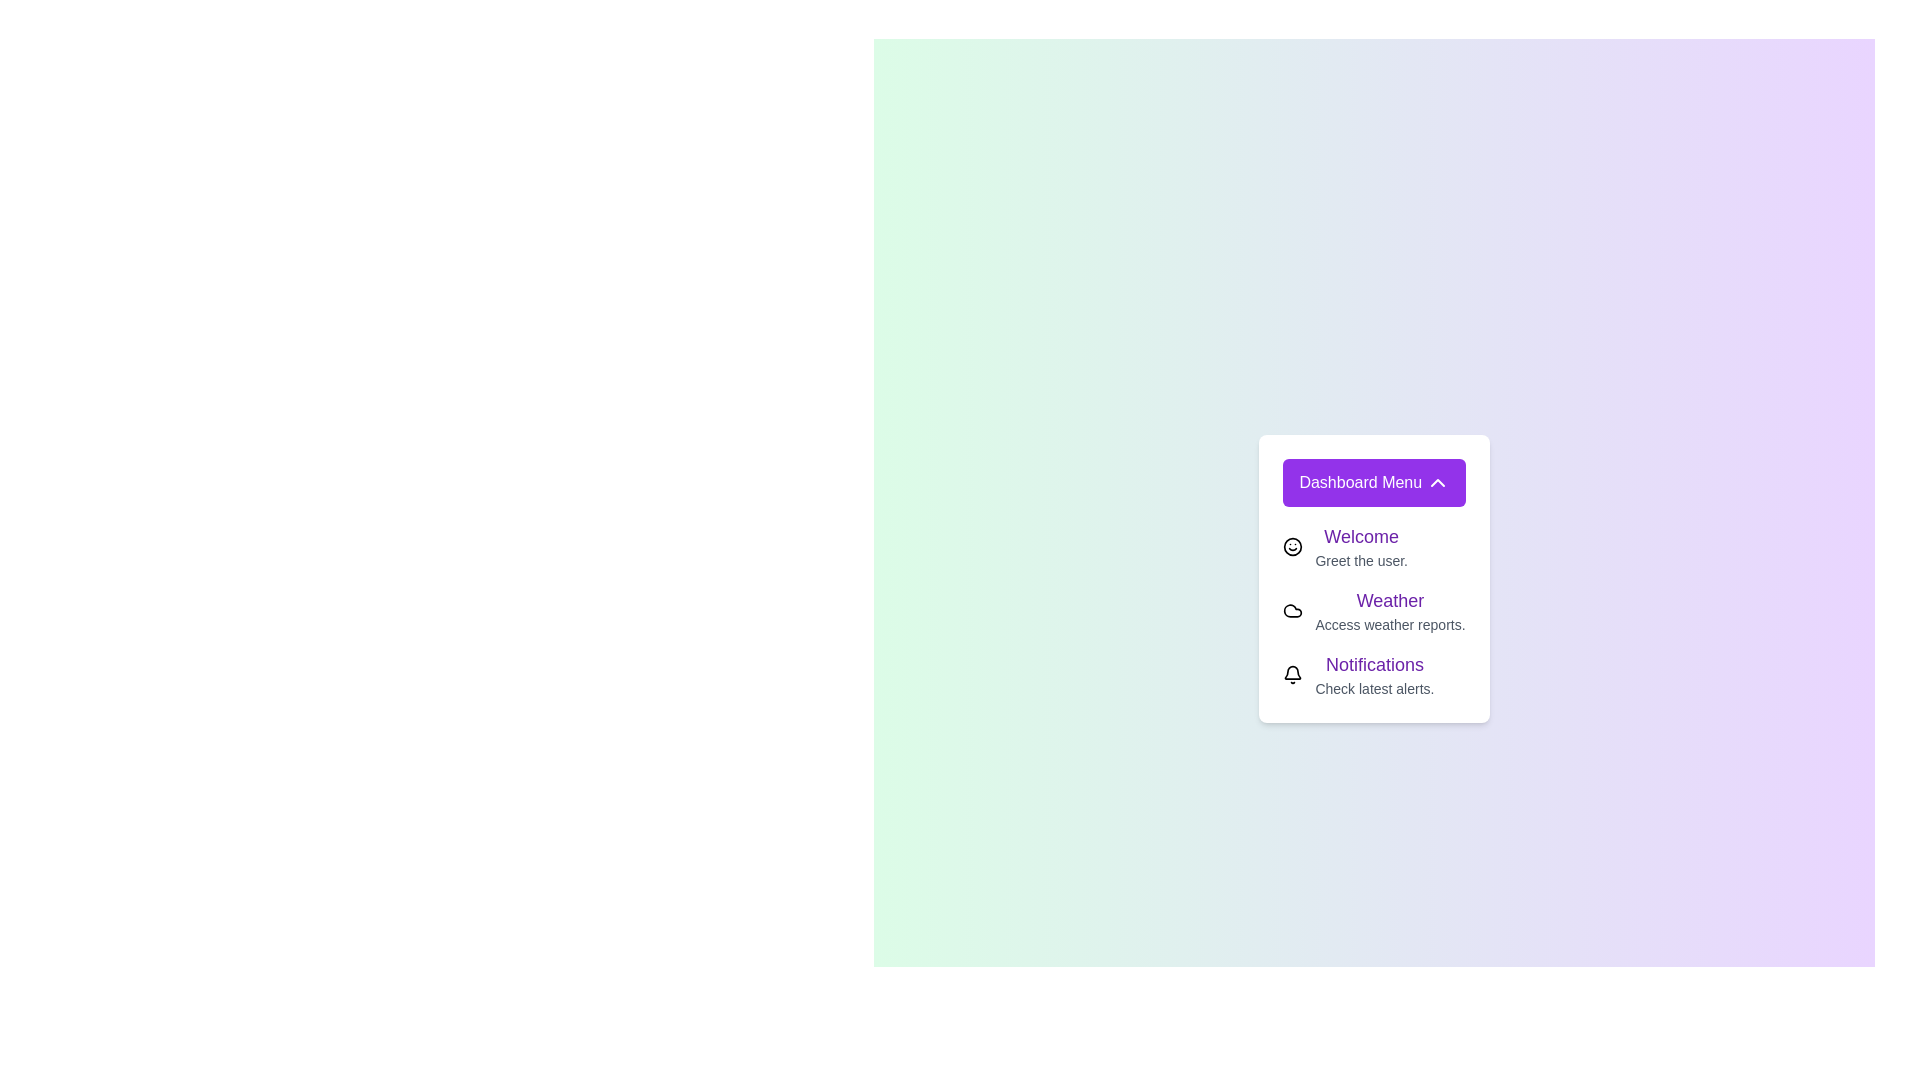  What do you see at coordinates (1293, 675) in the screenshot?
I see `the element Notifications to display its tooltip` at bounding box center [1293, 675].